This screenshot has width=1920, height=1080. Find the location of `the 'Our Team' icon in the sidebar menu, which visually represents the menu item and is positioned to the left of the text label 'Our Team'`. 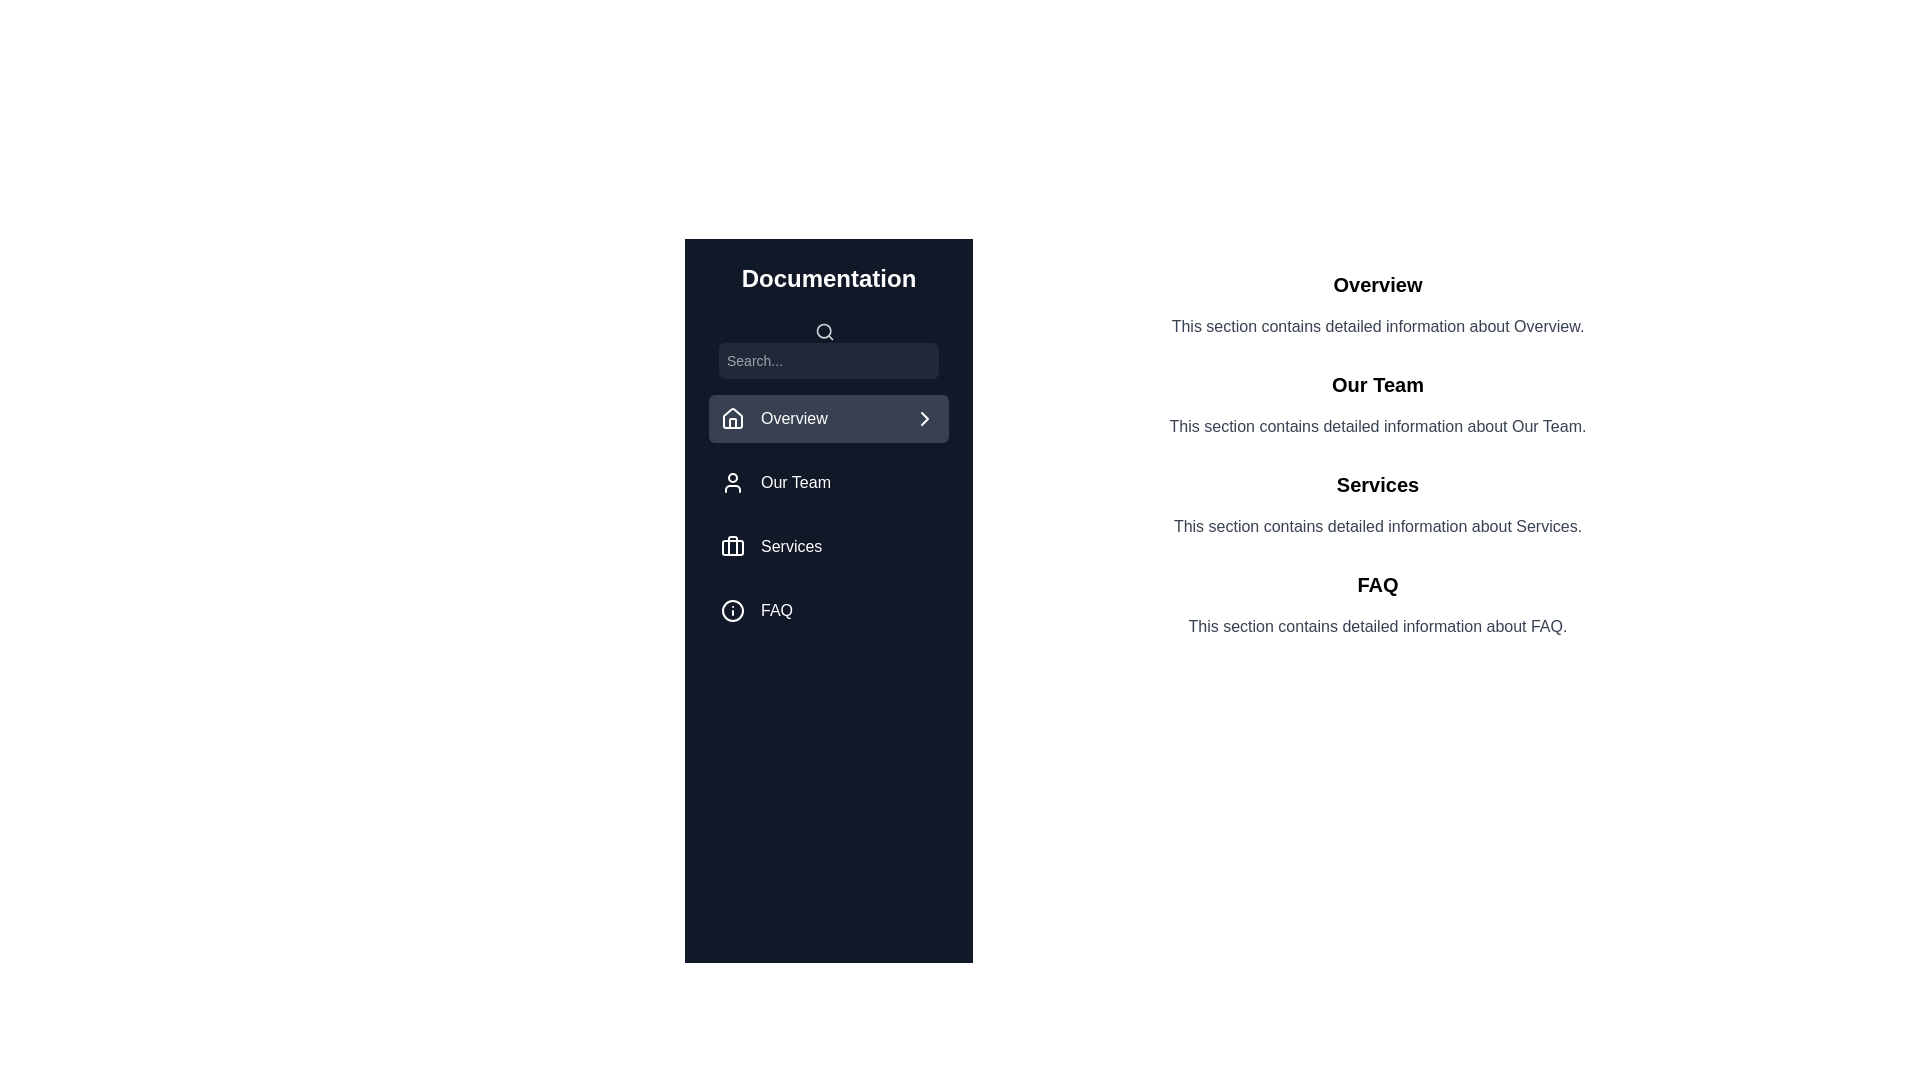

the 'Our Team' icon in the sidebar menu, which visually represents the menu item and is positioned to the left of the text label 'Our Team' is located at coordinates (732, 482).